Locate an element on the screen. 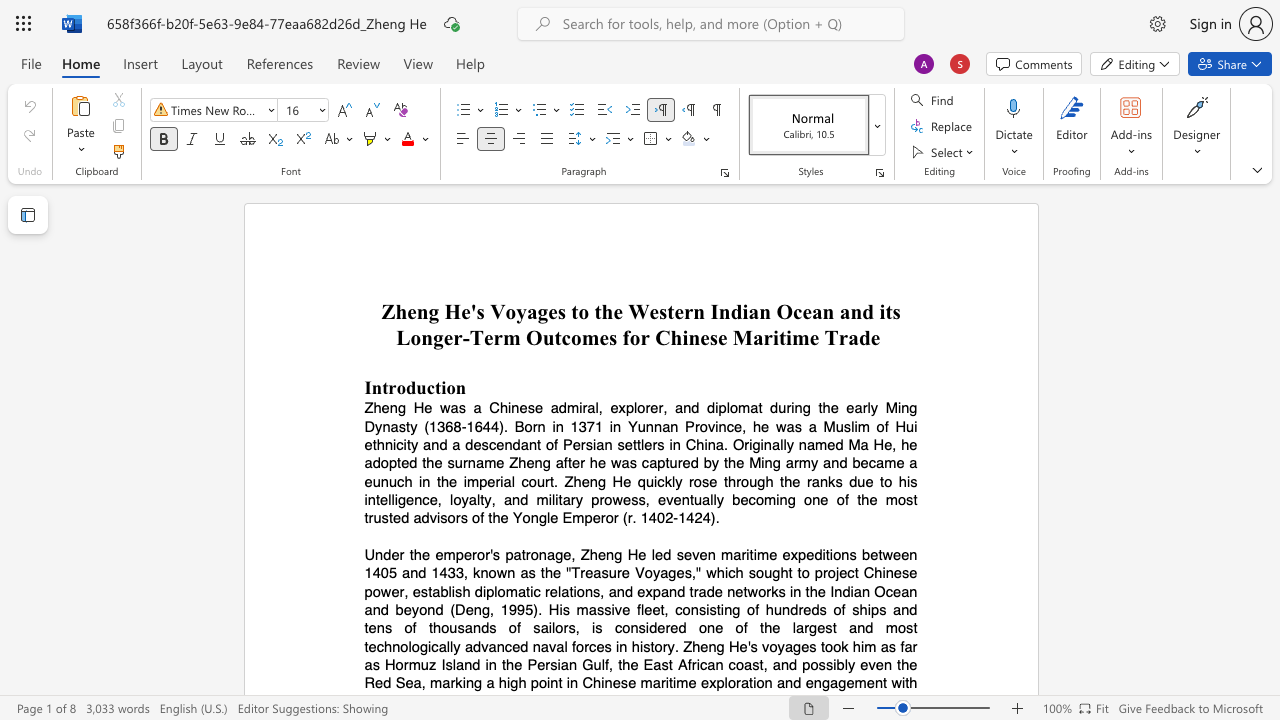  the subset text "the Western Indian Ocean and" within the text "Zheng He" is located at coordinates (593, 311).